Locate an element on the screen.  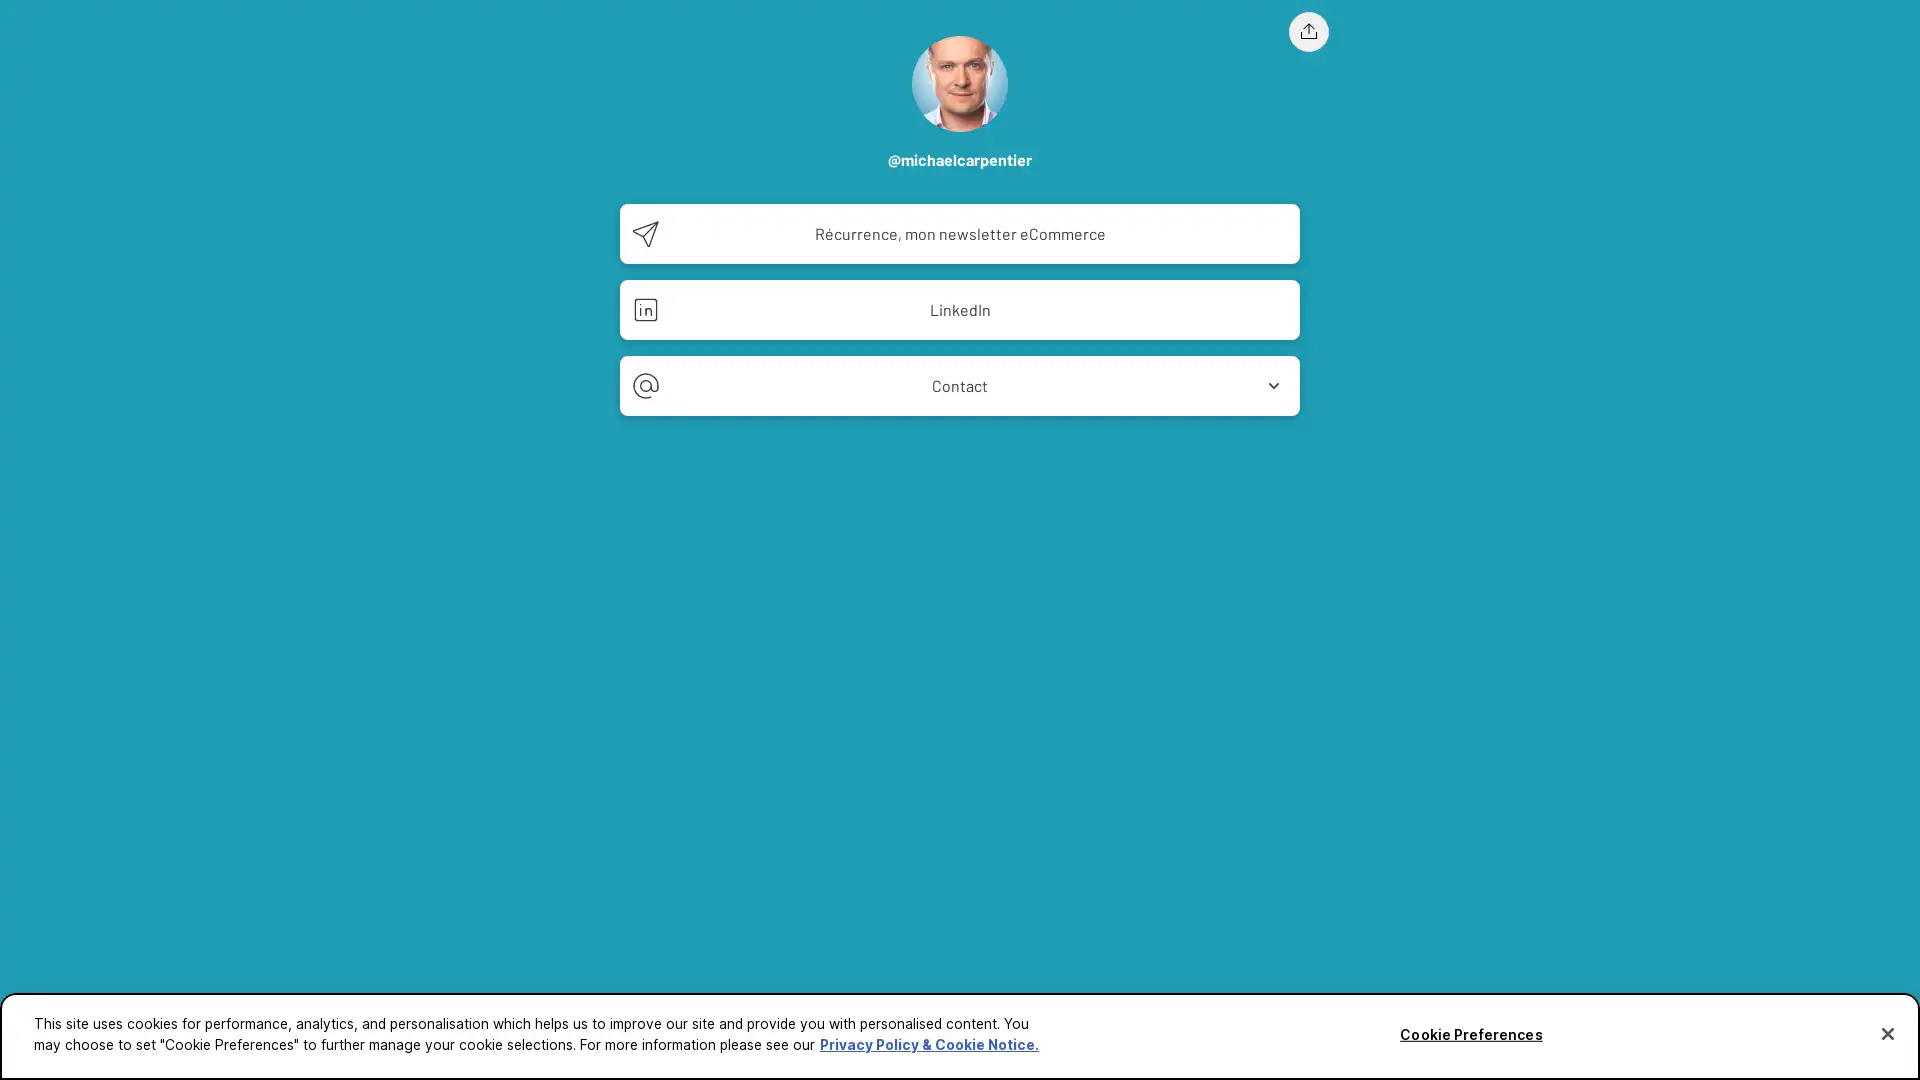
Close is located at coordinates (1886, 1033).